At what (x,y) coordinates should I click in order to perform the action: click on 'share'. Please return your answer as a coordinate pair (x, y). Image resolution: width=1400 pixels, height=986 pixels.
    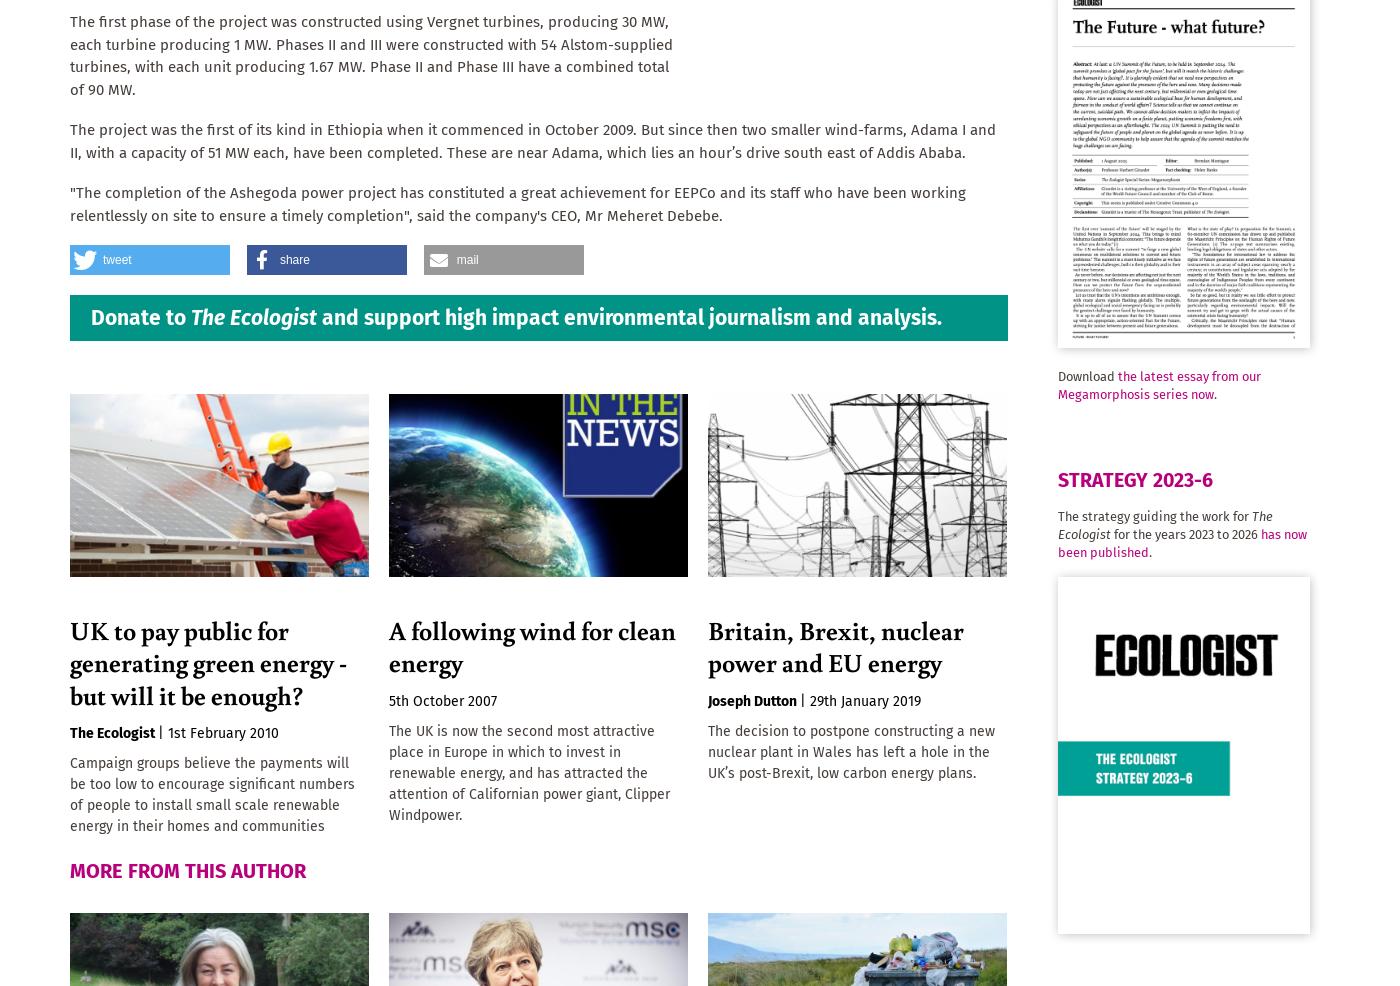
    Looking at the image, I should click on (294, 260).